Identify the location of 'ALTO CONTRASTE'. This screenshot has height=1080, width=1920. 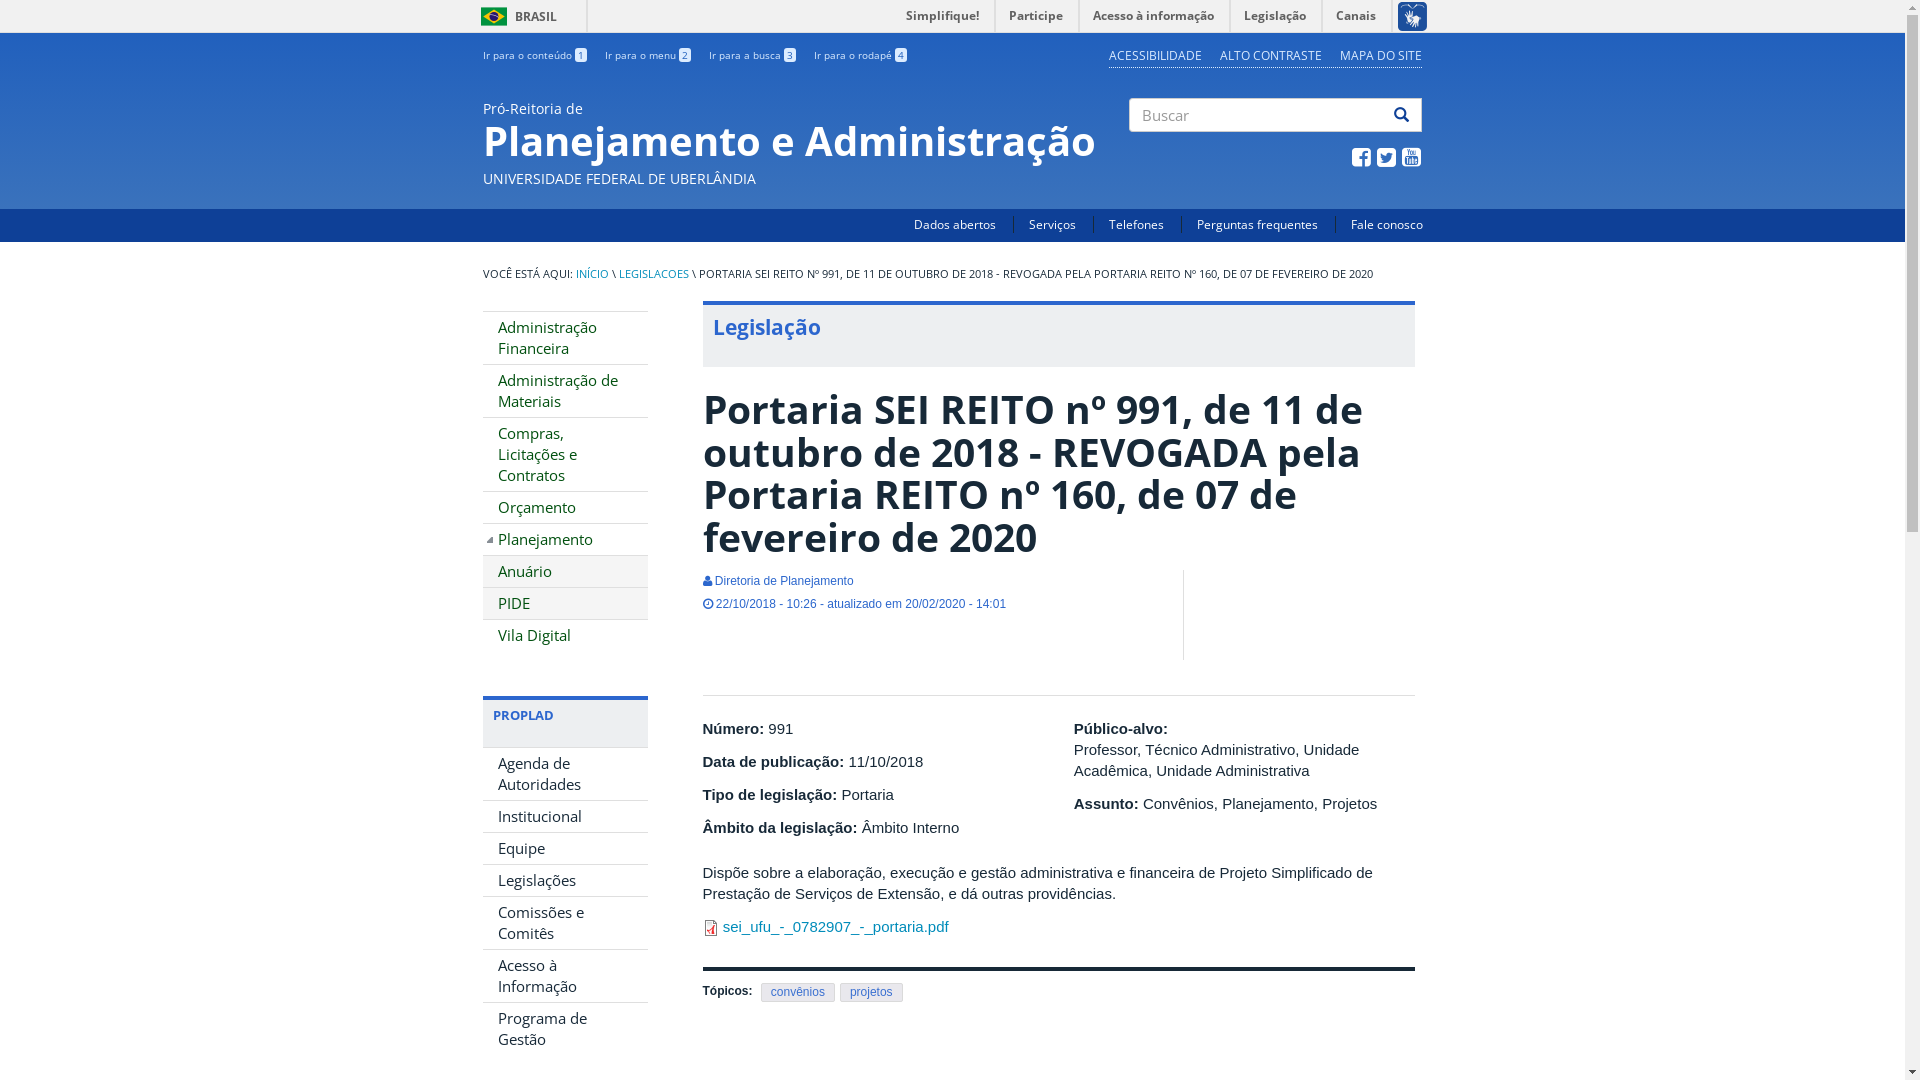
(1270, 54).